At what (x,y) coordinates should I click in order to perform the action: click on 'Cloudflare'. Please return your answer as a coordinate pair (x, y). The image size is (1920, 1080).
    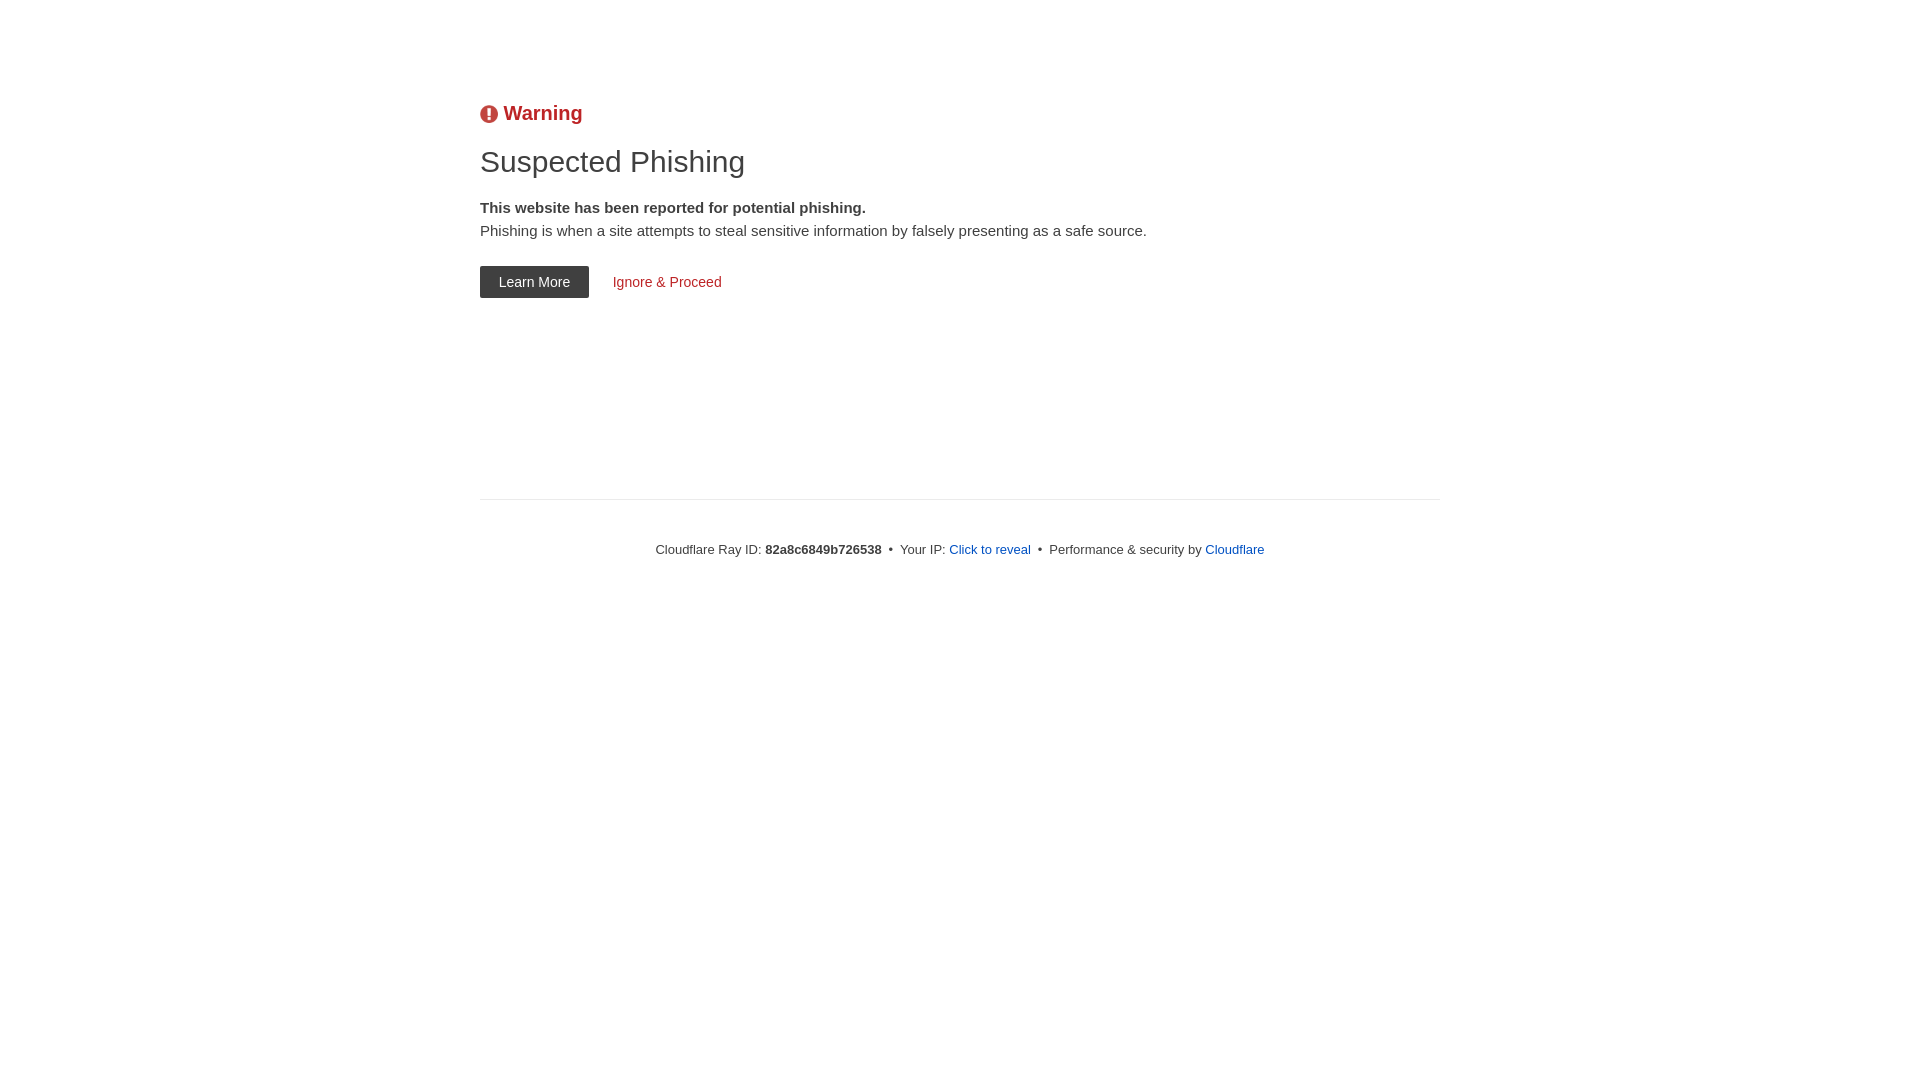
    Looking at the image, I should click on (1233, 549).